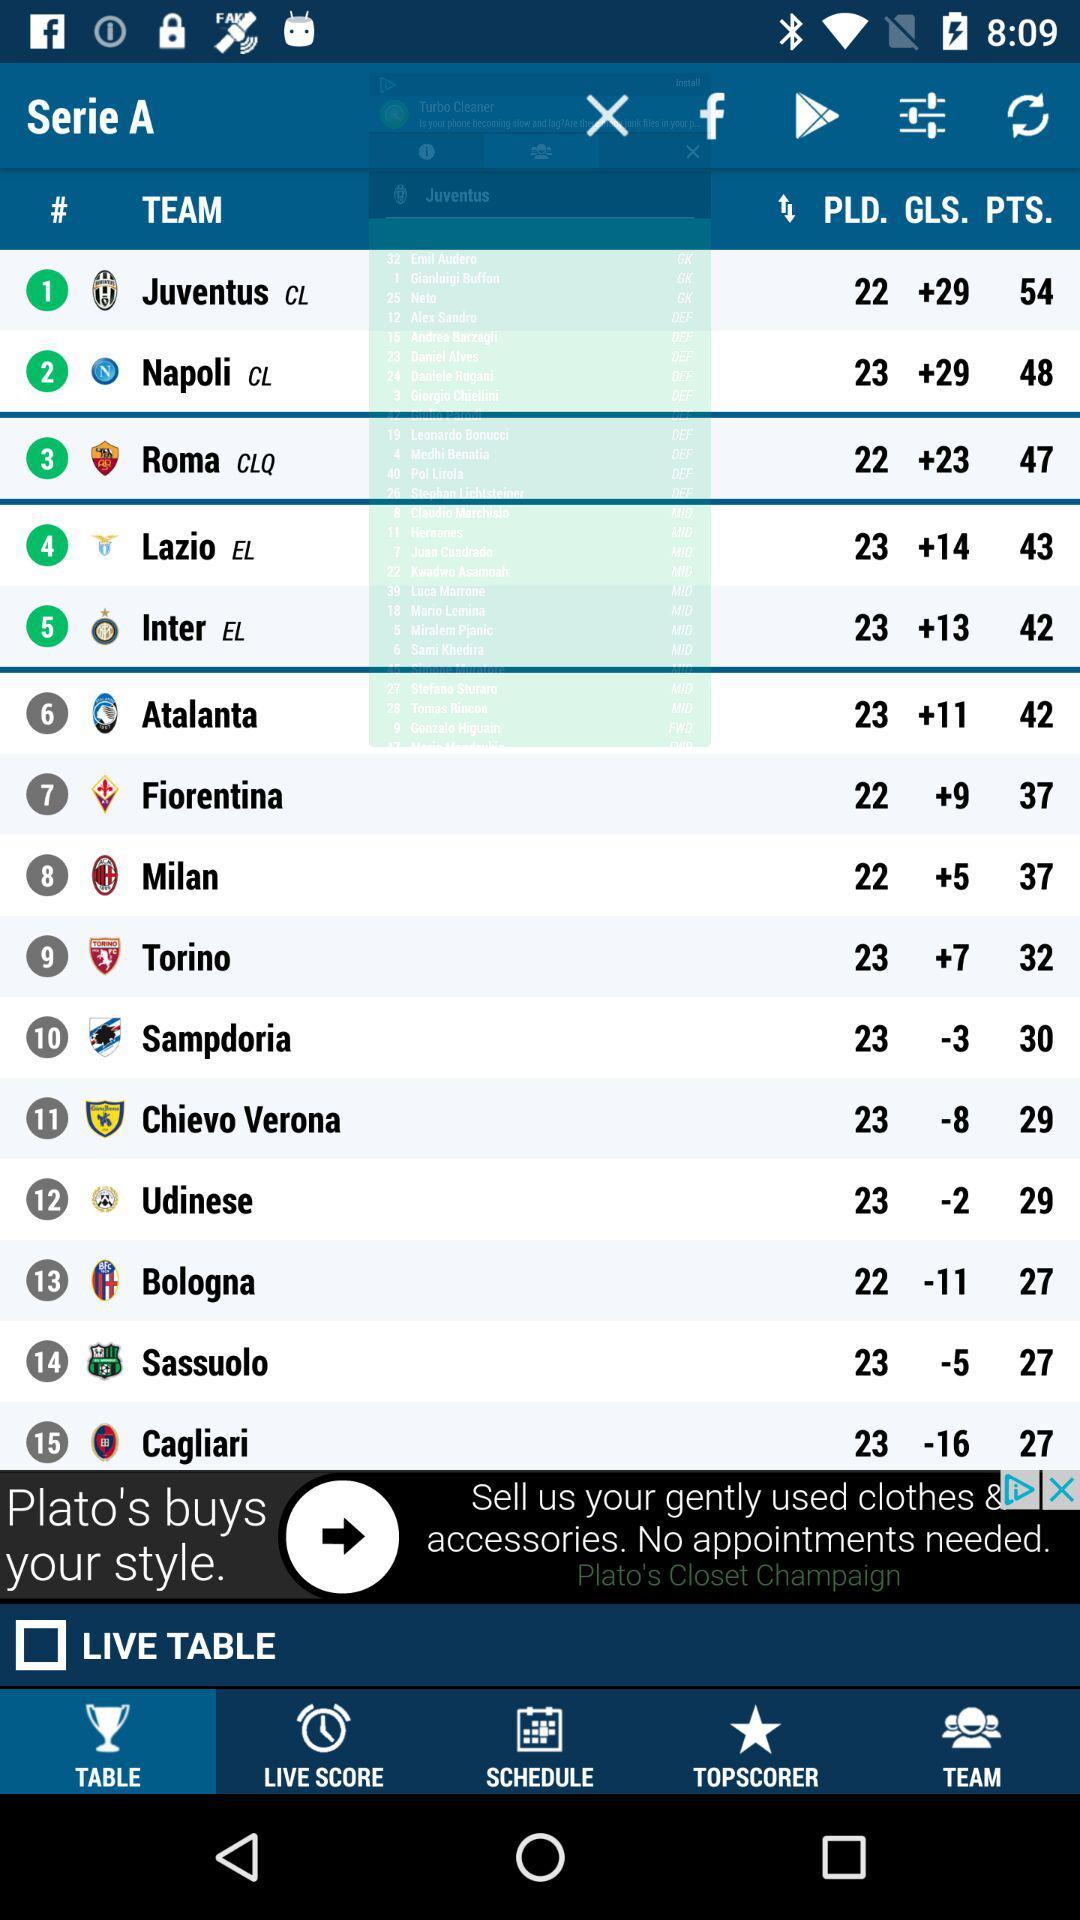 The width and height of the screenshot is (1080, 1920). What do you see at coordinates (922, 114) in the screenshot?
I see `the sliders icon` at bounding box center [922, 114].